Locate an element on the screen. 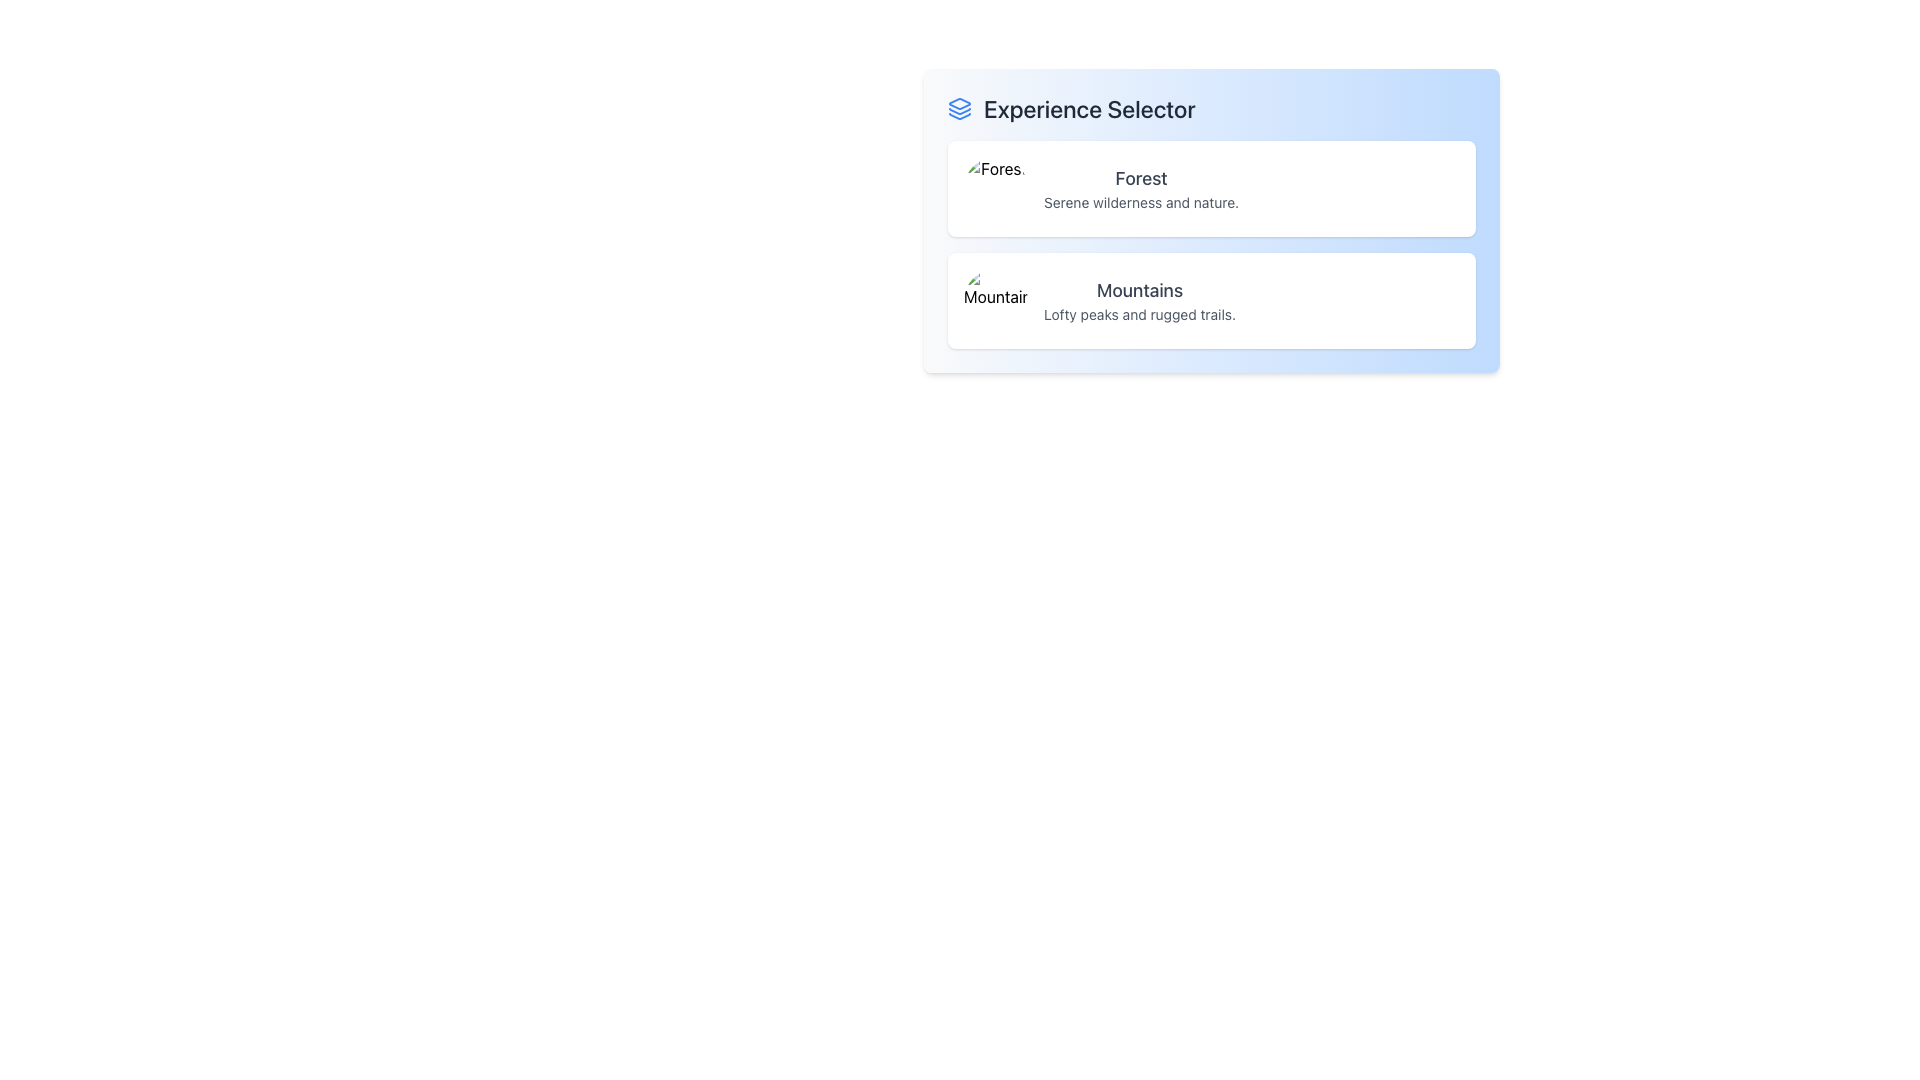 The image size is (1920, 1080). the circular image element displaying a placeholder image of mountains, located on the left side of the 'Experience Selector' interface is located at coordinates (996, 300).